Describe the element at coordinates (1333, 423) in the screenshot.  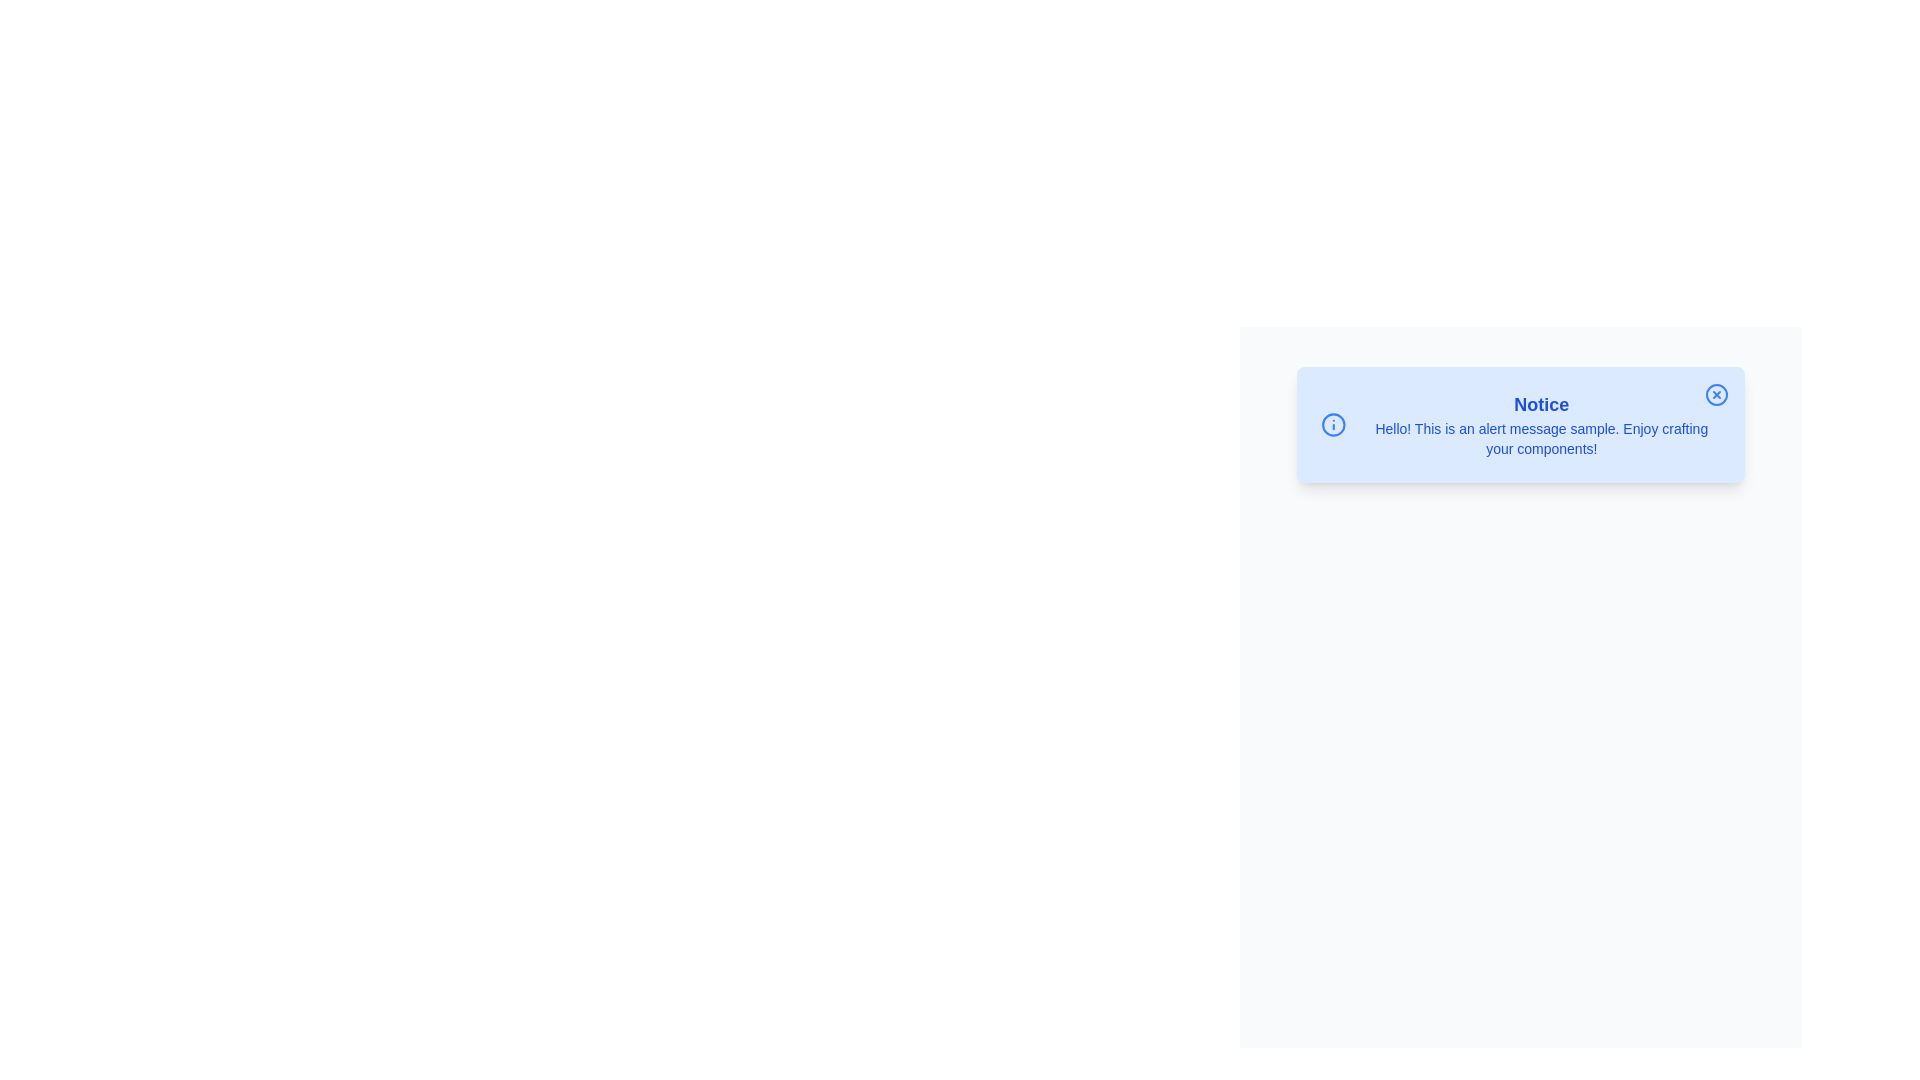
I see `the information or alert icon located to the left of the notification message titled 'Notice' with the message body` at that location.